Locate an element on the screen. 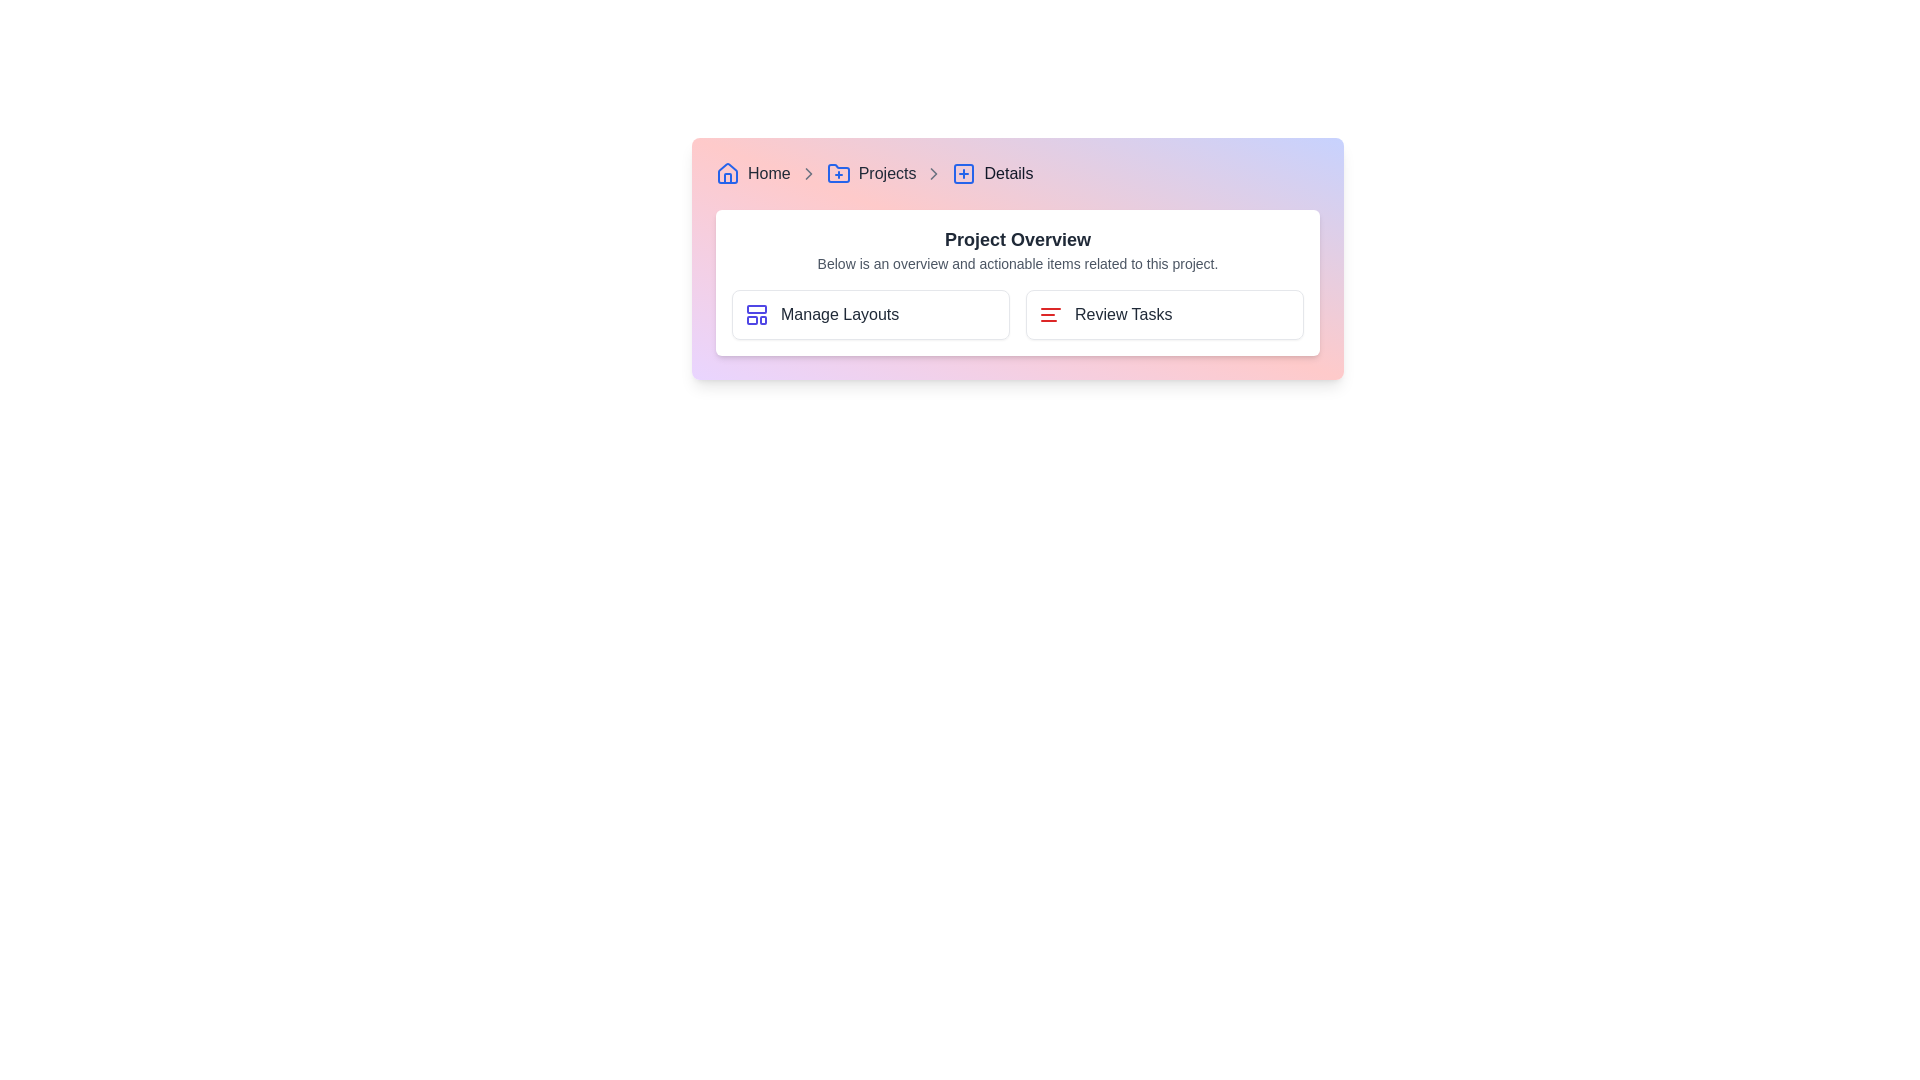  the blue rectangular icon with a plus sign in the breadcrumb navigation labeled 'Details' located at the top-right corner of the interface is located at coordinates (964, 172).